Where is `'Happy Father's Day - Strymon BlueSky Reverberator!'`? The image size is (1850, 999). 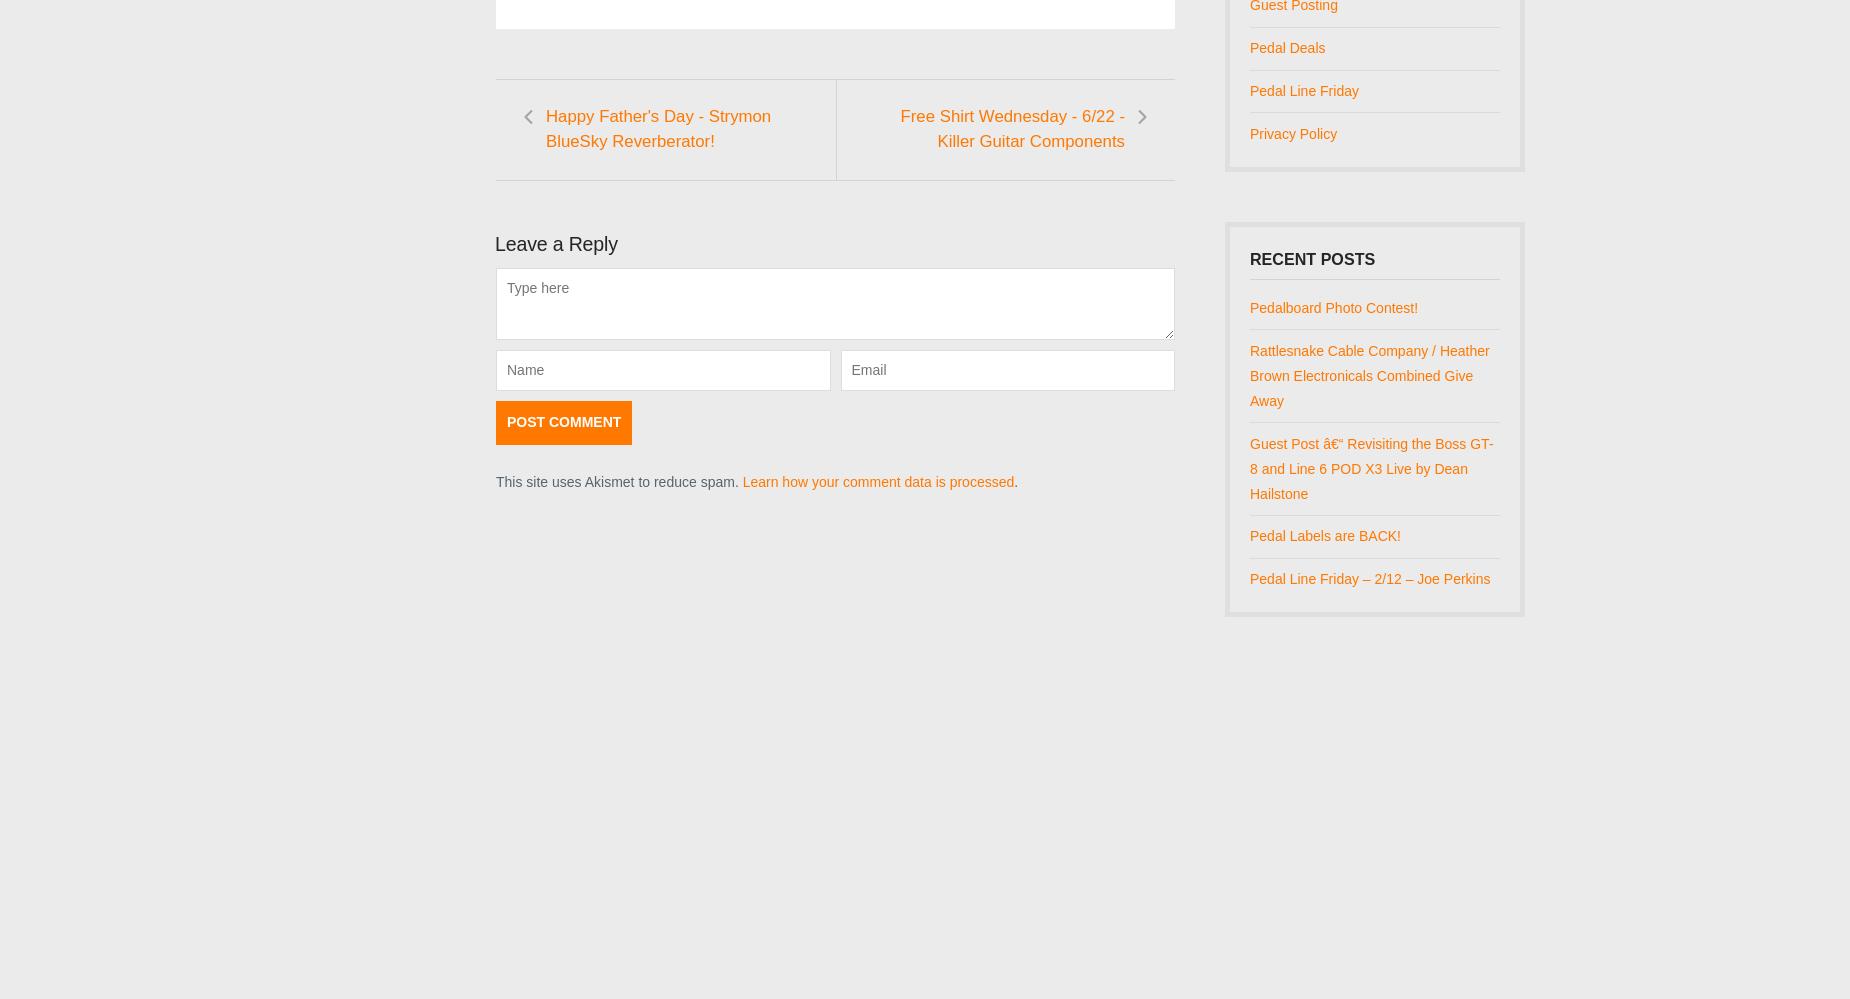
'Happy Father's Day - Strymon BlueSky Reverberator!' is located at coordinates (545, 127).